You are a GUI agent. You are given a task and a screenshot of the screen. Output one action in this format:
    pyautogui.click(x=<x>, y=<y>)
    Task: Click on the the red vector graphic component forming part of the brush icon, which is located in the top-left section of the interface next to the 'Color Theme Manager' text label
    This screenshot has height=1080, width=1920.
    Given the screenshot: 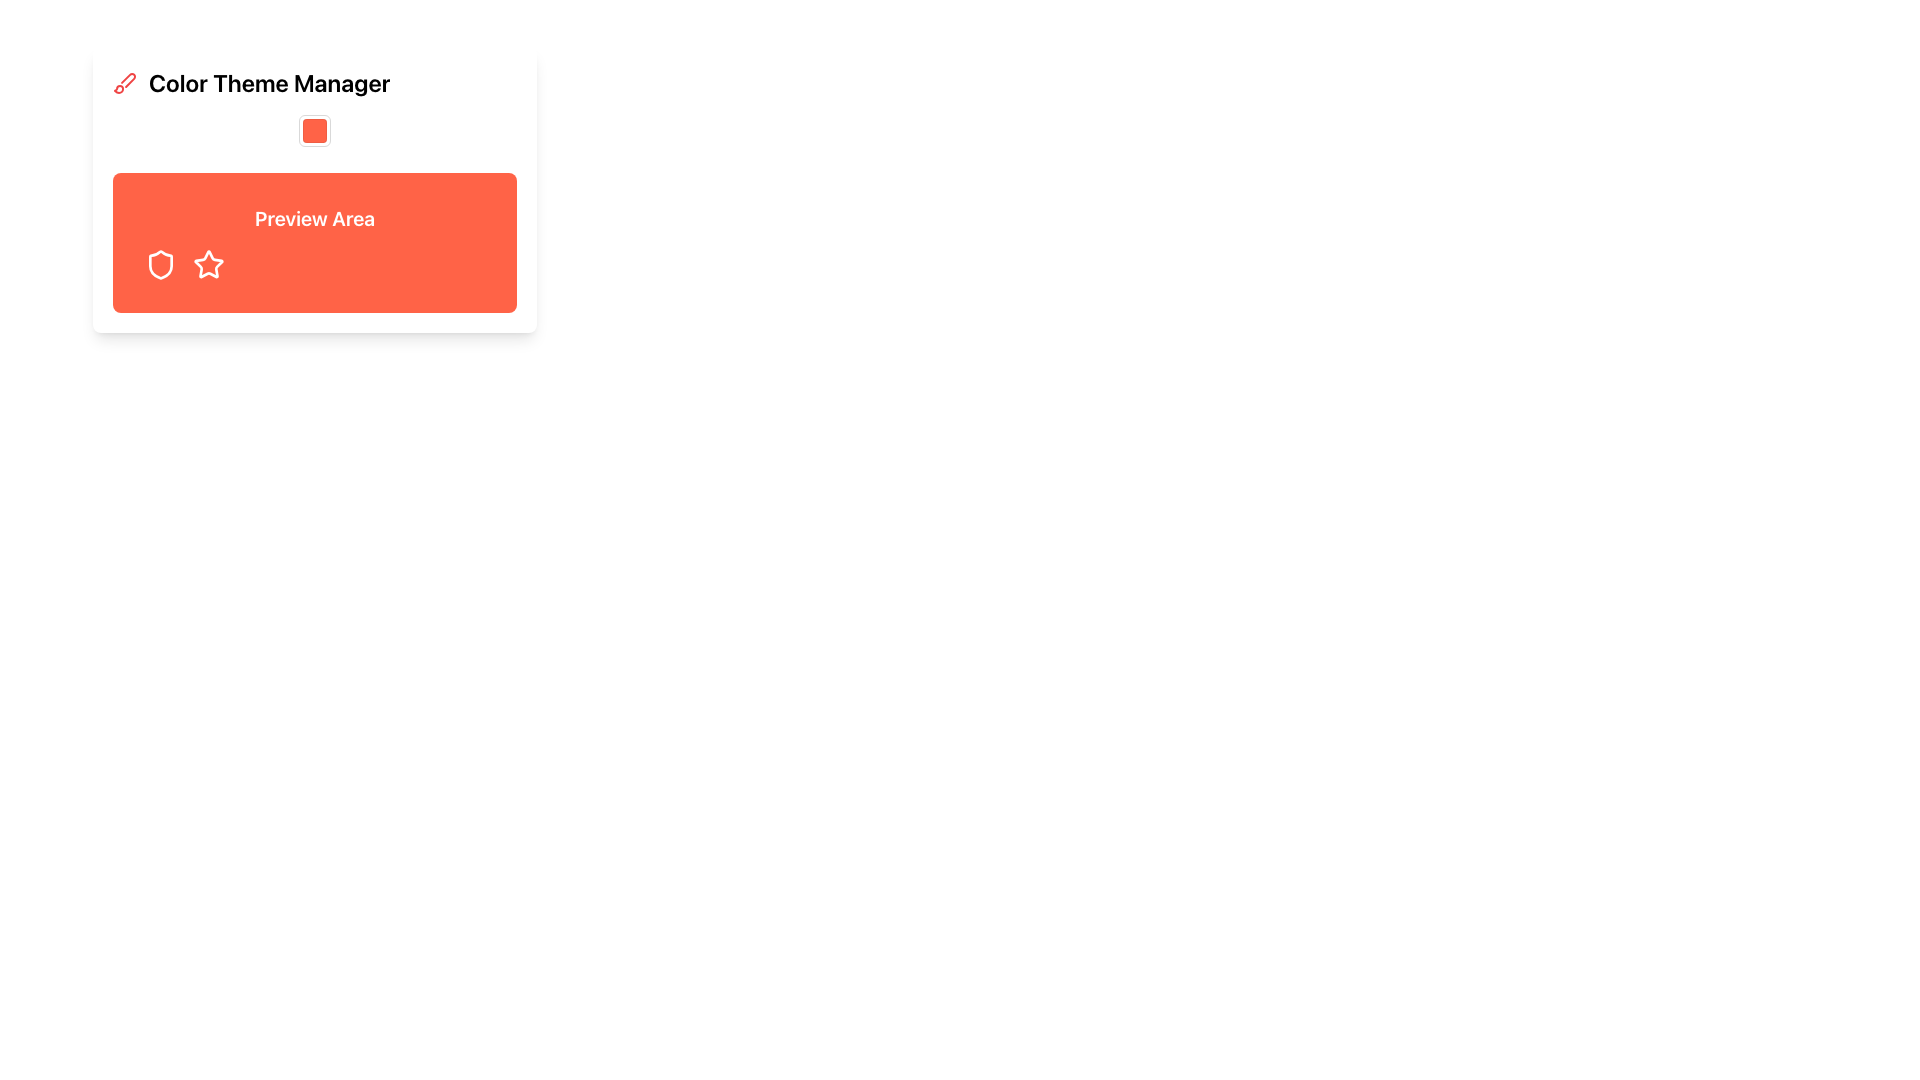 What is the action you would take?
    pyautogui.click(x=127, y=79)
    